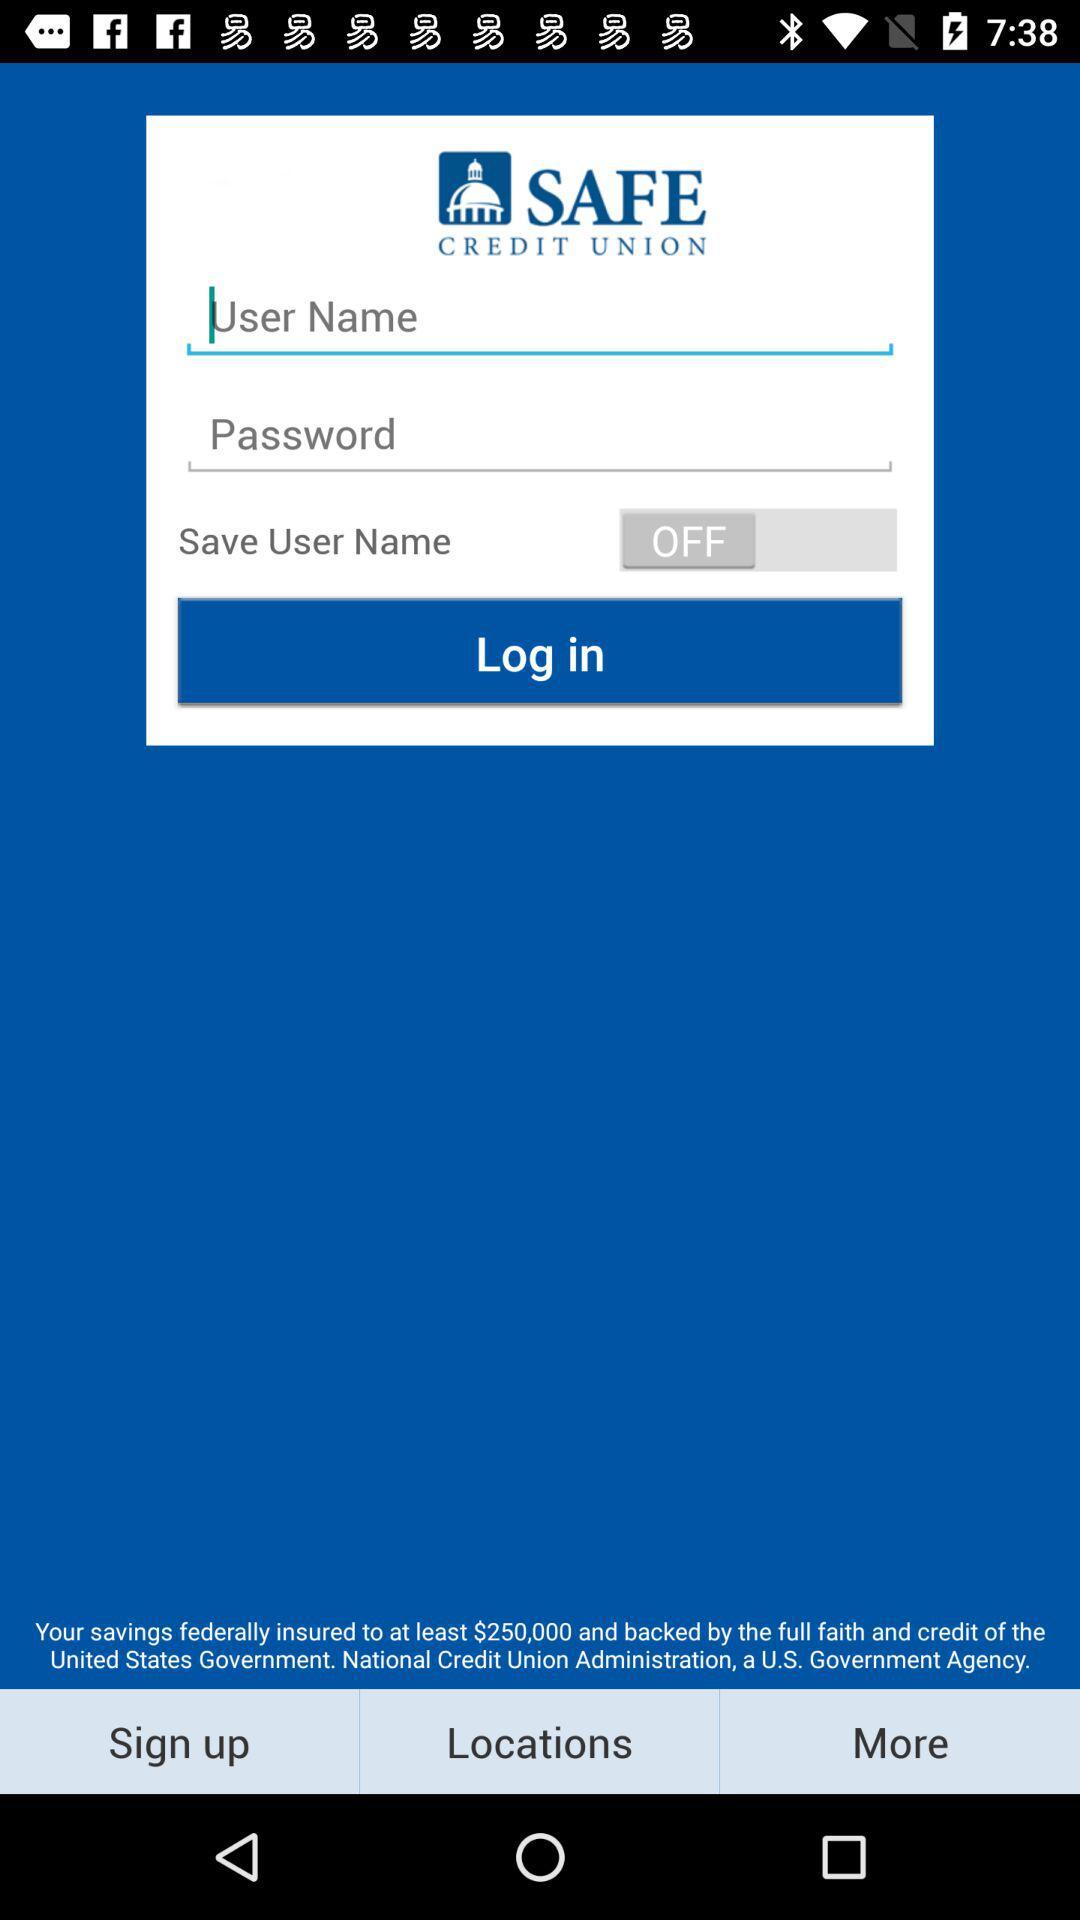 This screenshot has height=1920, width=1080. What do you see at coordinates (758, 539) in the screenshot?
I see `the item above log in icon` at bounding box center [758, 539].